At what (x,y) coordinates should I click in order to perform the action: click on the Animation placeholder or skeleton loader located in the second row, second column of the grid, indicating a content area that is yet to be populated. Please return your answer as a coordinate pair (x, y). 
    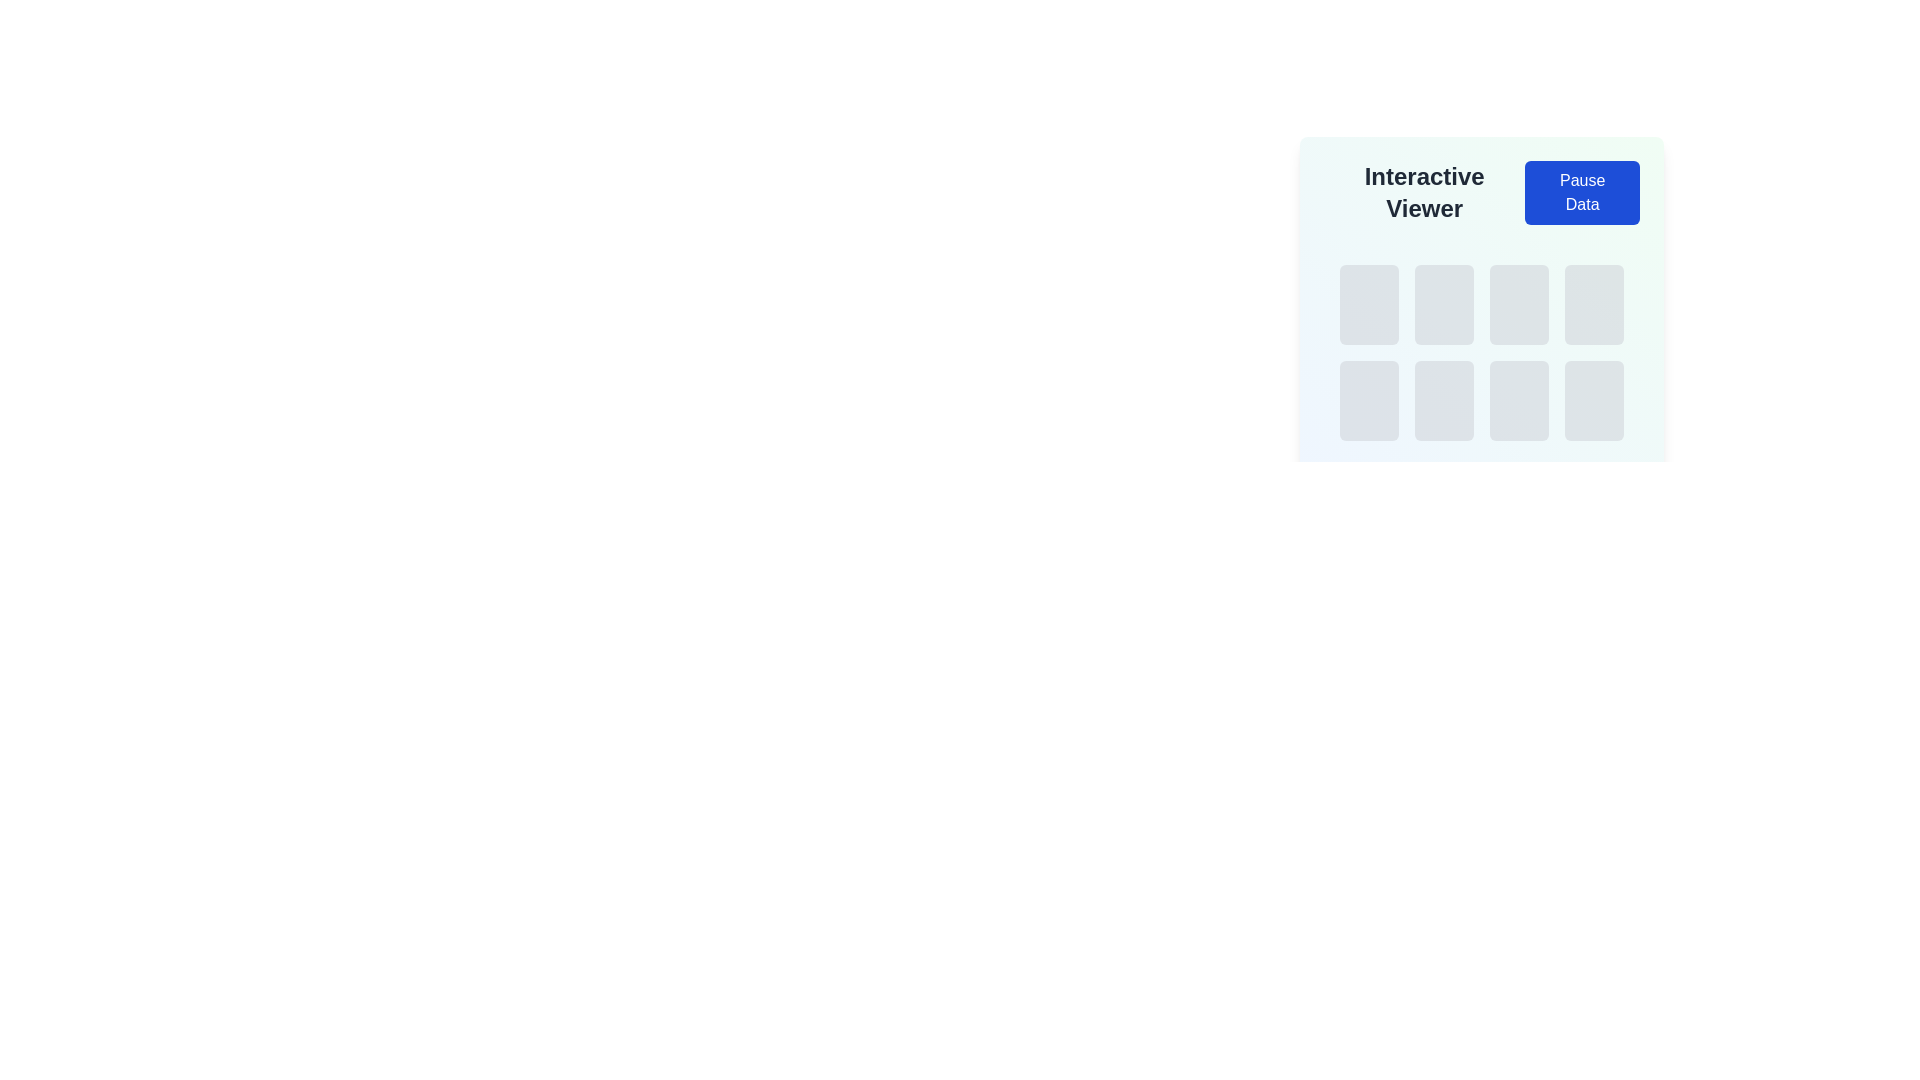
    Looking at the image, I should click on (1444, 401).